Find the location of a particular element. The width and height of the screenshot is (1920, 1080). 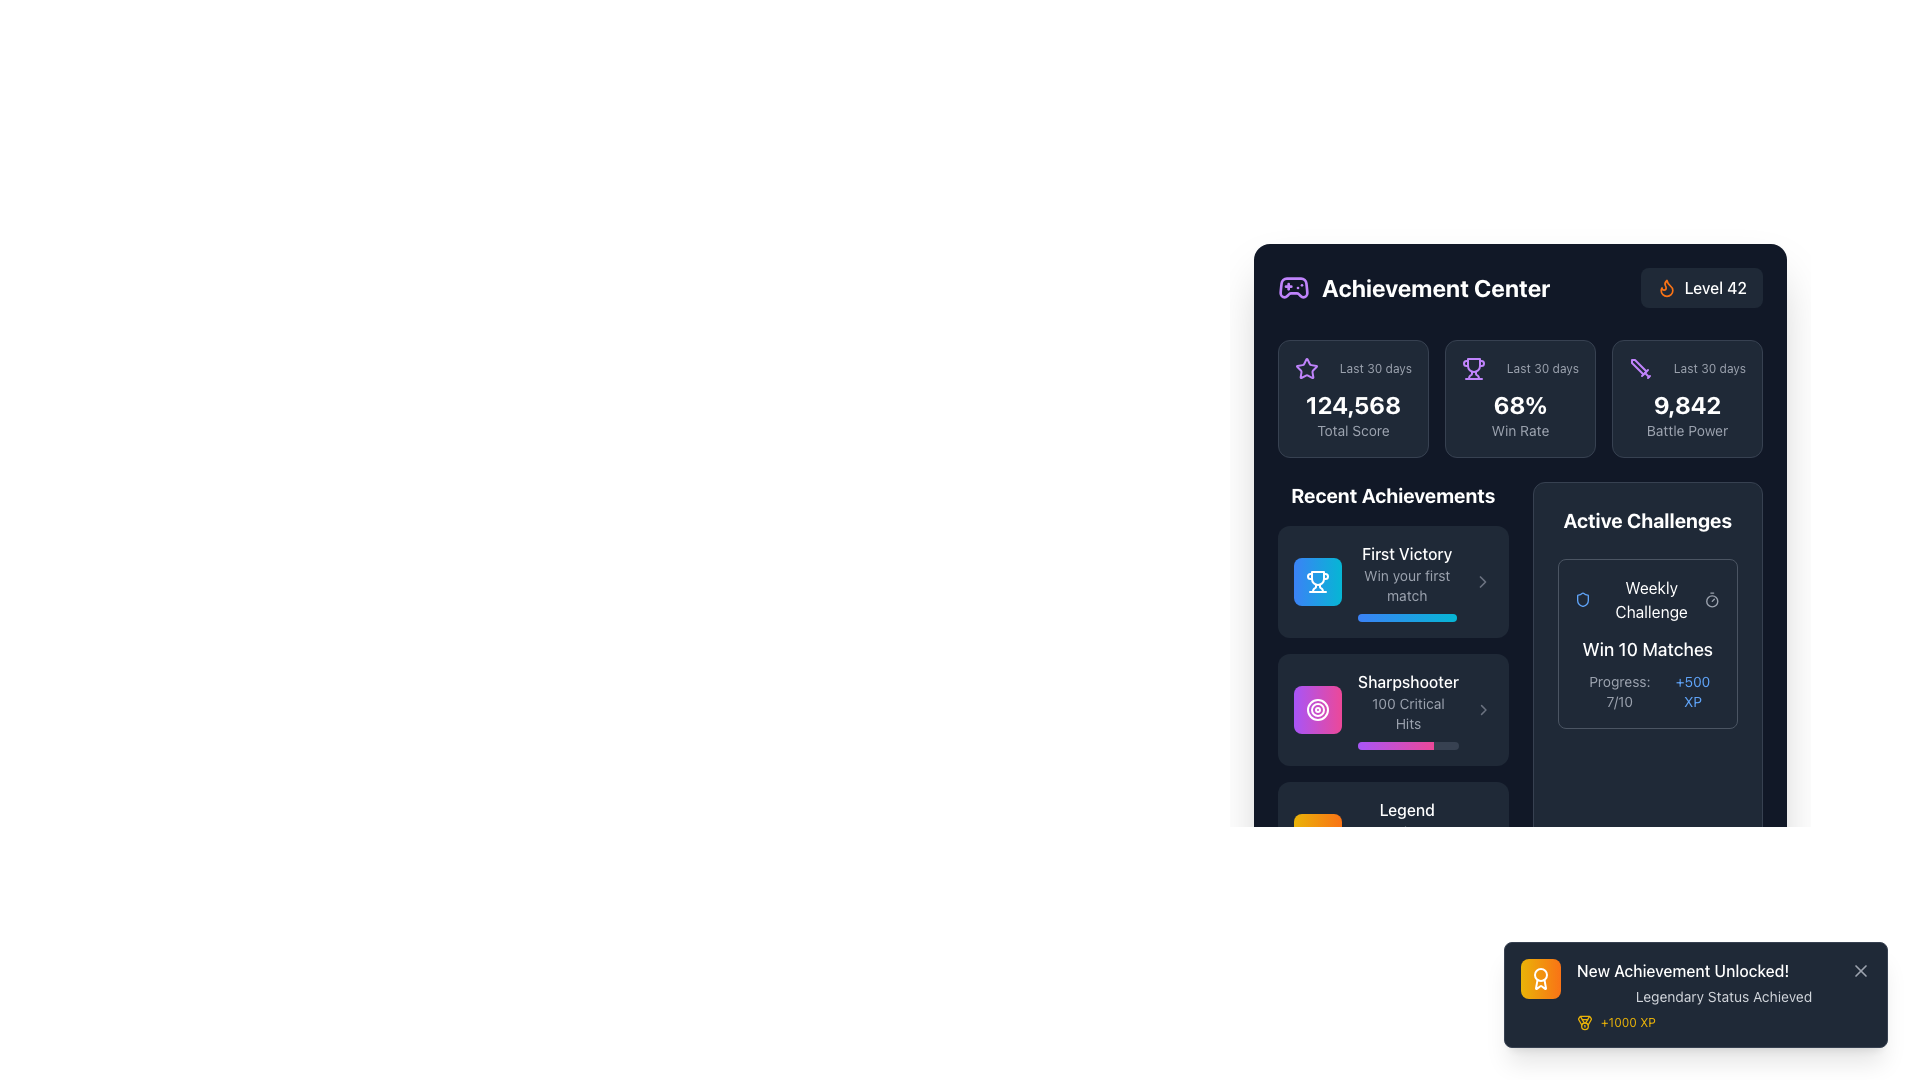

the Progress Bar element located at the bottom of the 'First Victory' card in the 'Recent Achievements' section, which is styled with a gradient from blue to cyan is located at coordinates (1406, 616).